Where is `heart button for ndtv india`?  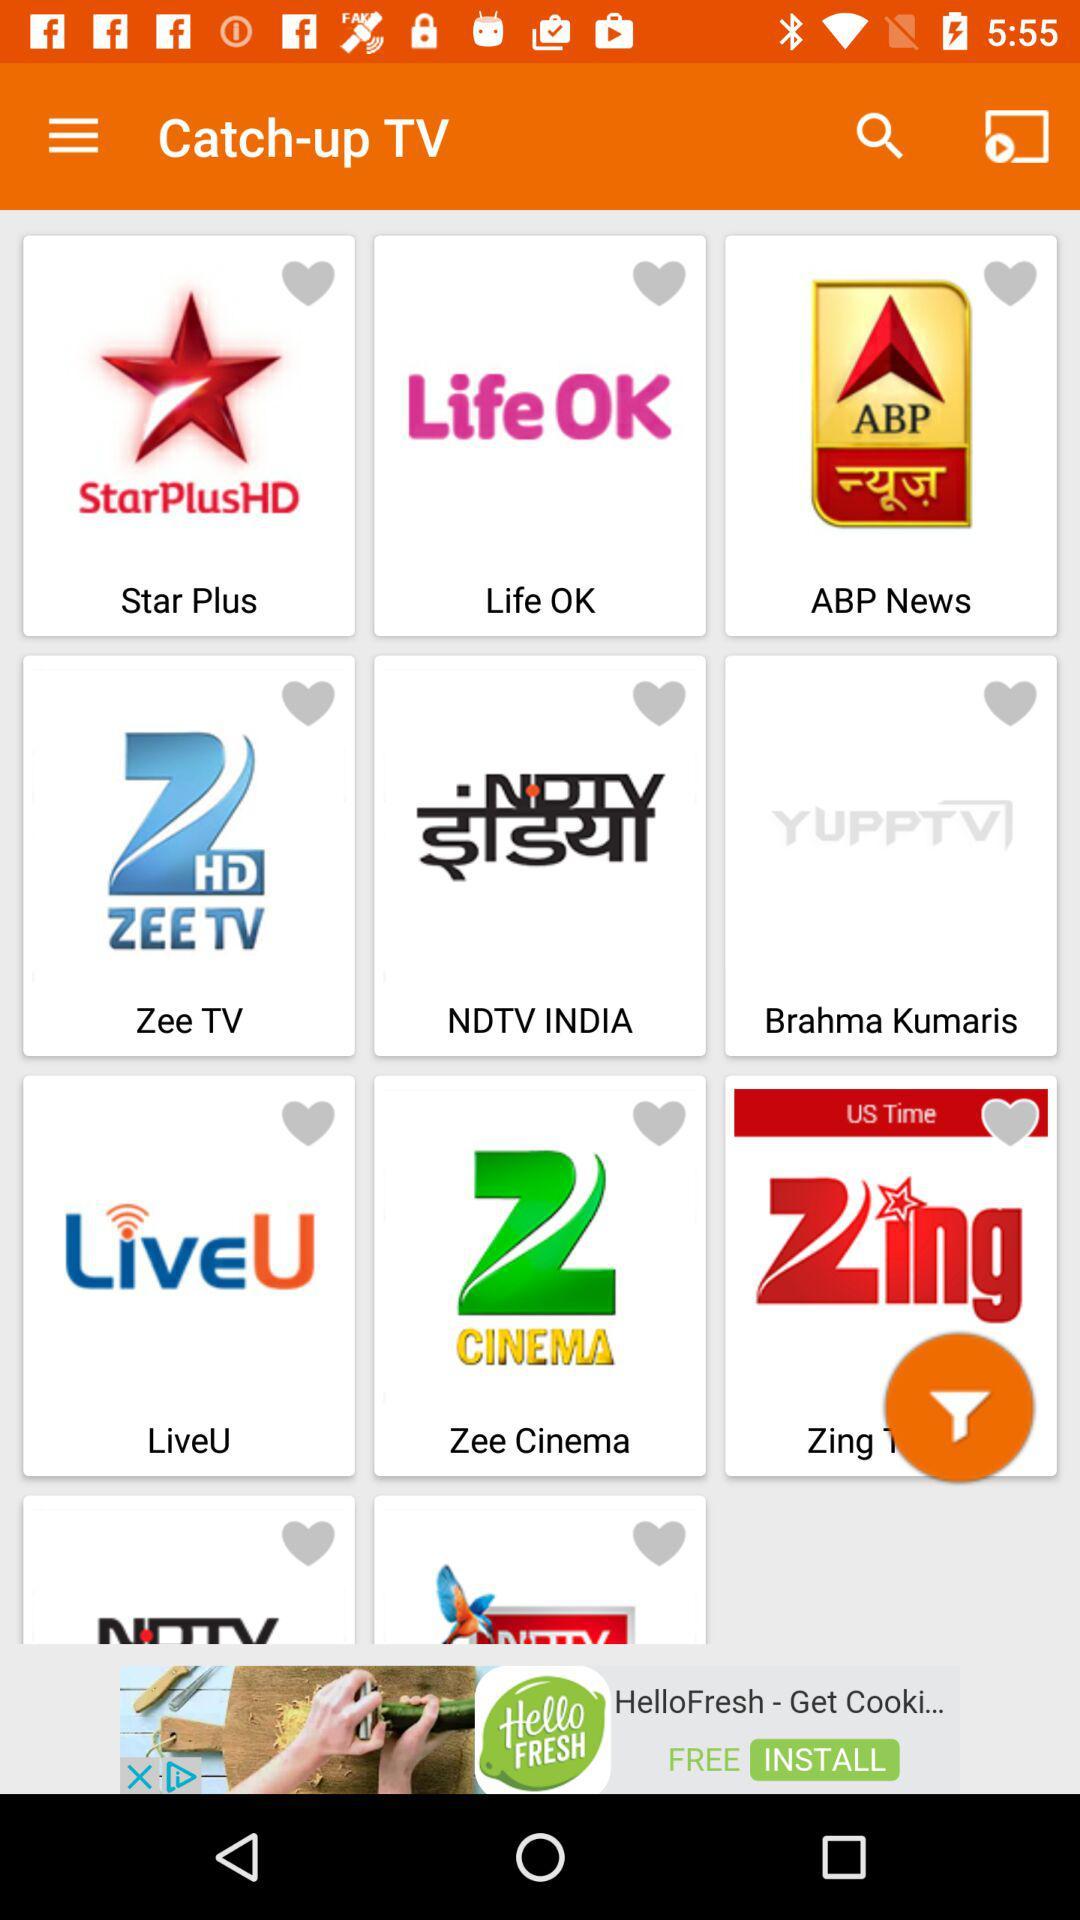 heart button for ndtv india is located at coordinates (659, 701).